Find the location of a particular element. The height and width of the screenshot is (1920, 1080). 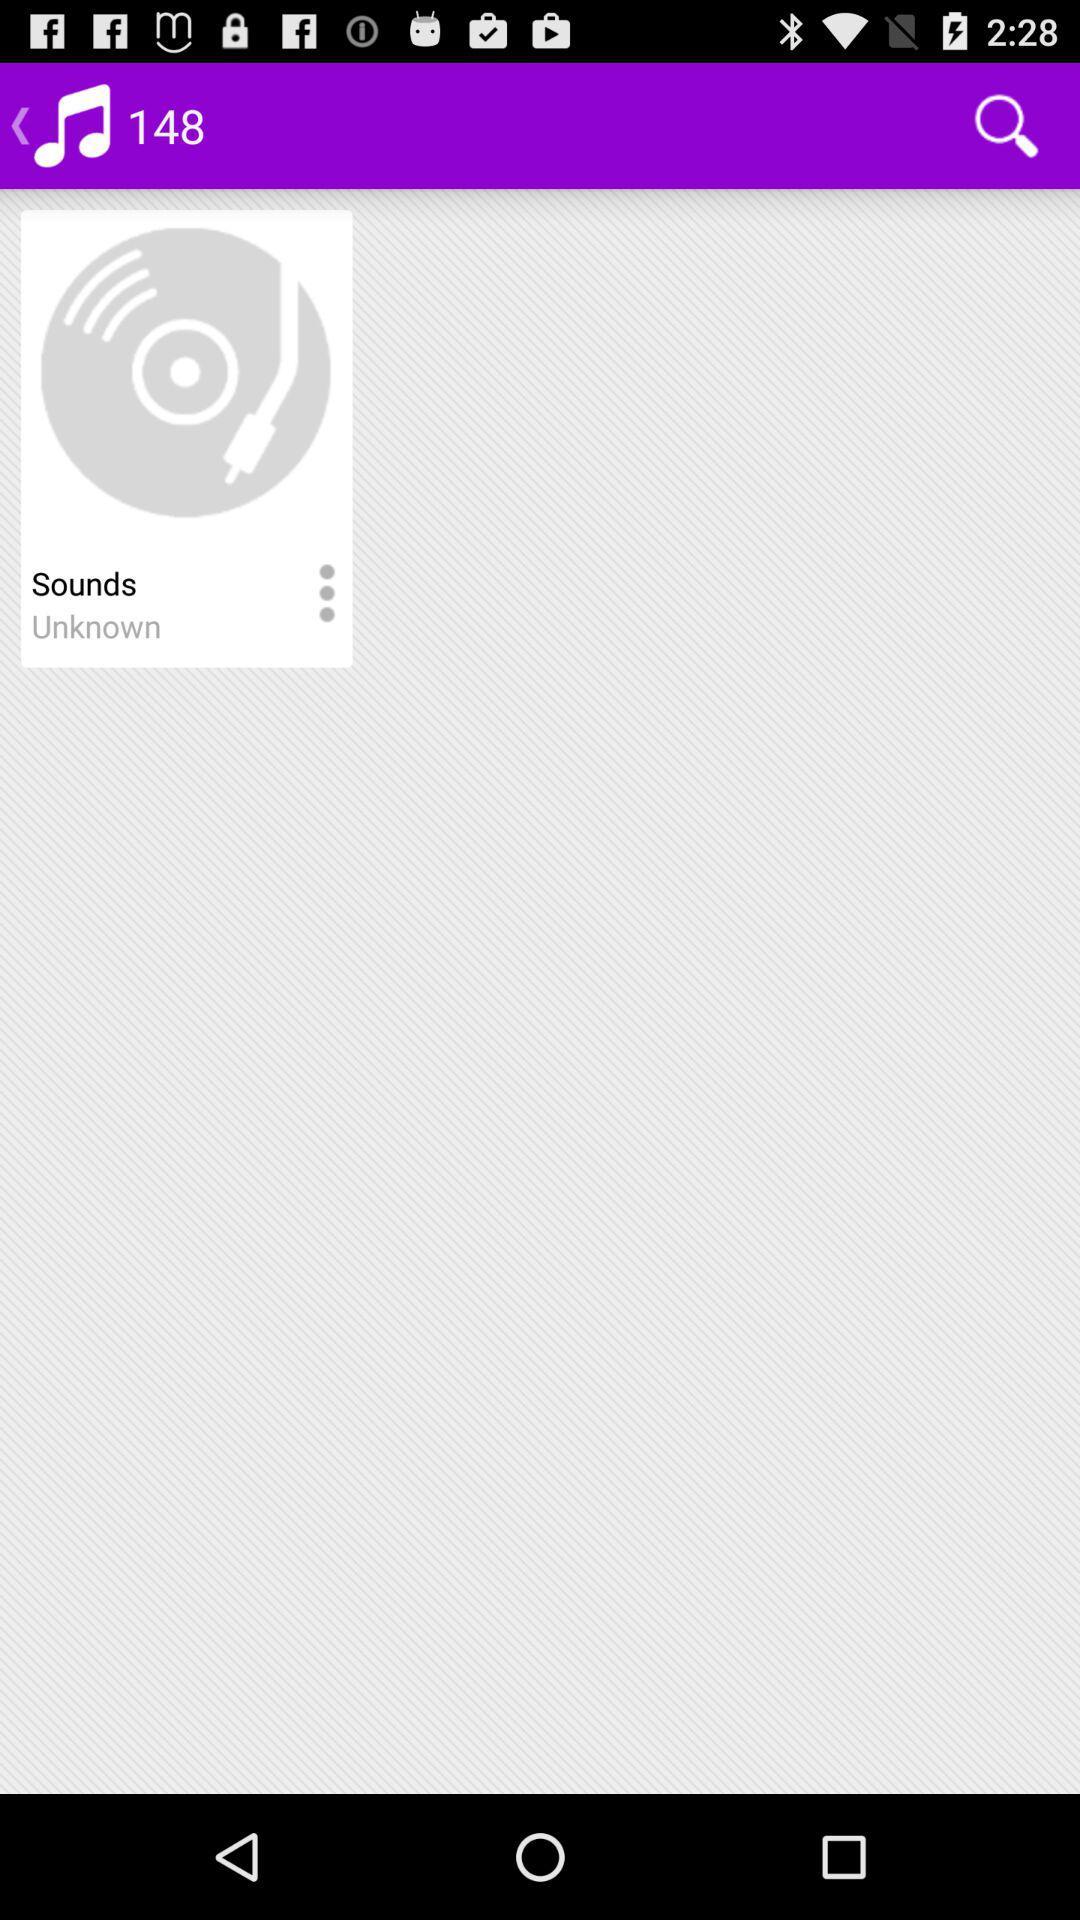

the item to the right of the sounds is located at coordinates (325, 593).